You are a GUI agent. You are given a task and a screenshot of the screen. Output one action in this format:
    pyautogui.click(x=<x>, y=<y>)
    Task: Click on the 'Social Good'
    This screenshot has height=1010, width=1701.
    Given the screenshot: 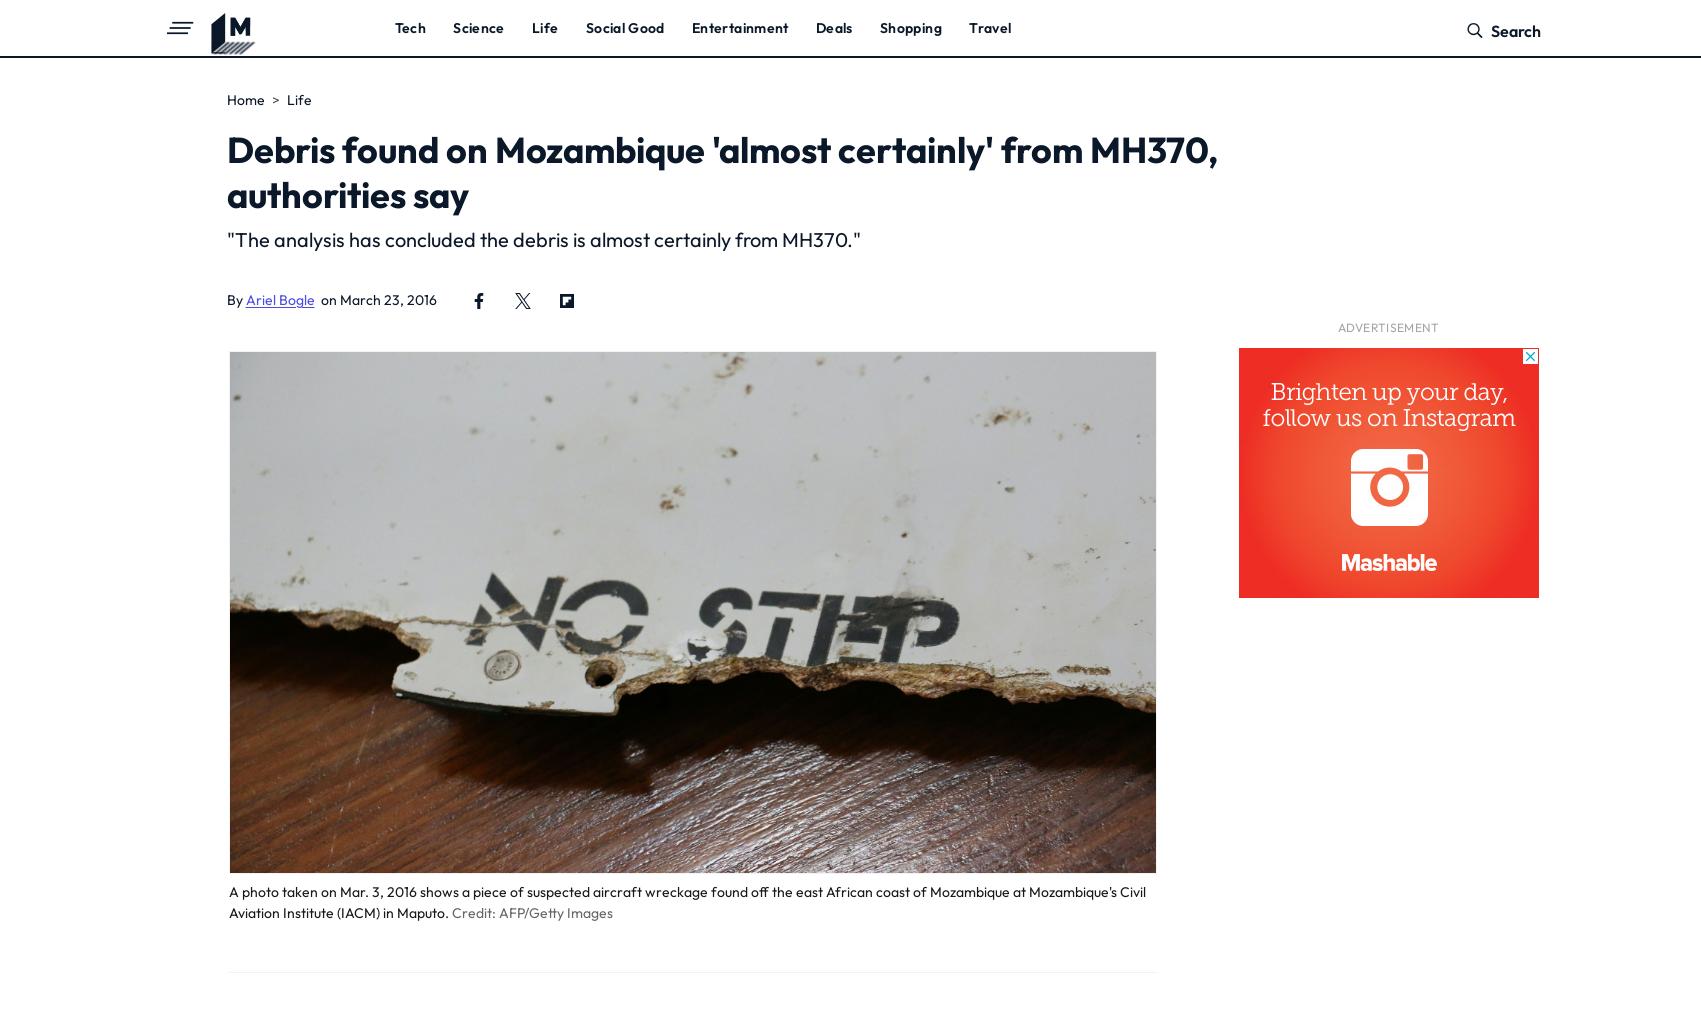 What is the action you would take?
    pyautogui.click(x=584, y=26)
    